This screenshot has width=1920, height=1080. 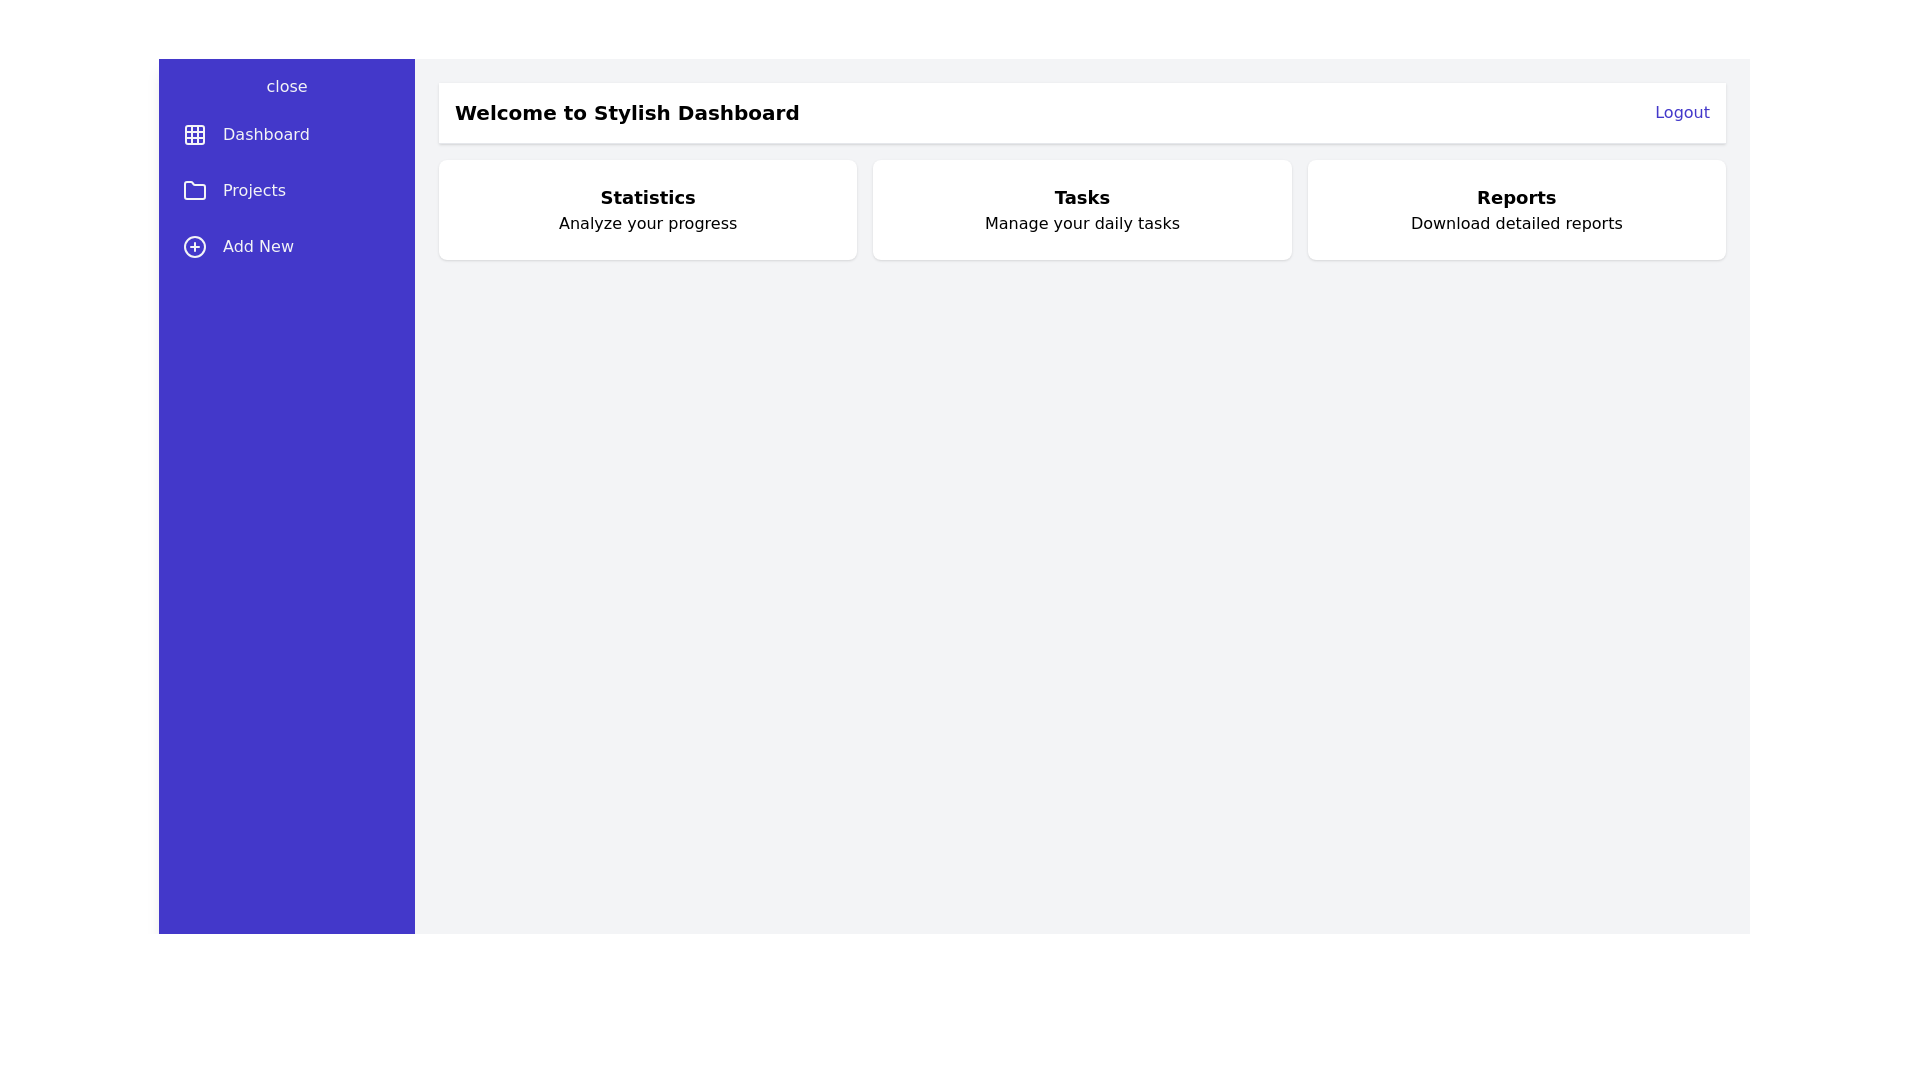 What do you see at coordinates (195, 191) in the screenshot?
I see `the 'Projects' icon in the sidebar navigation menu` at bounding box center [195, 191].